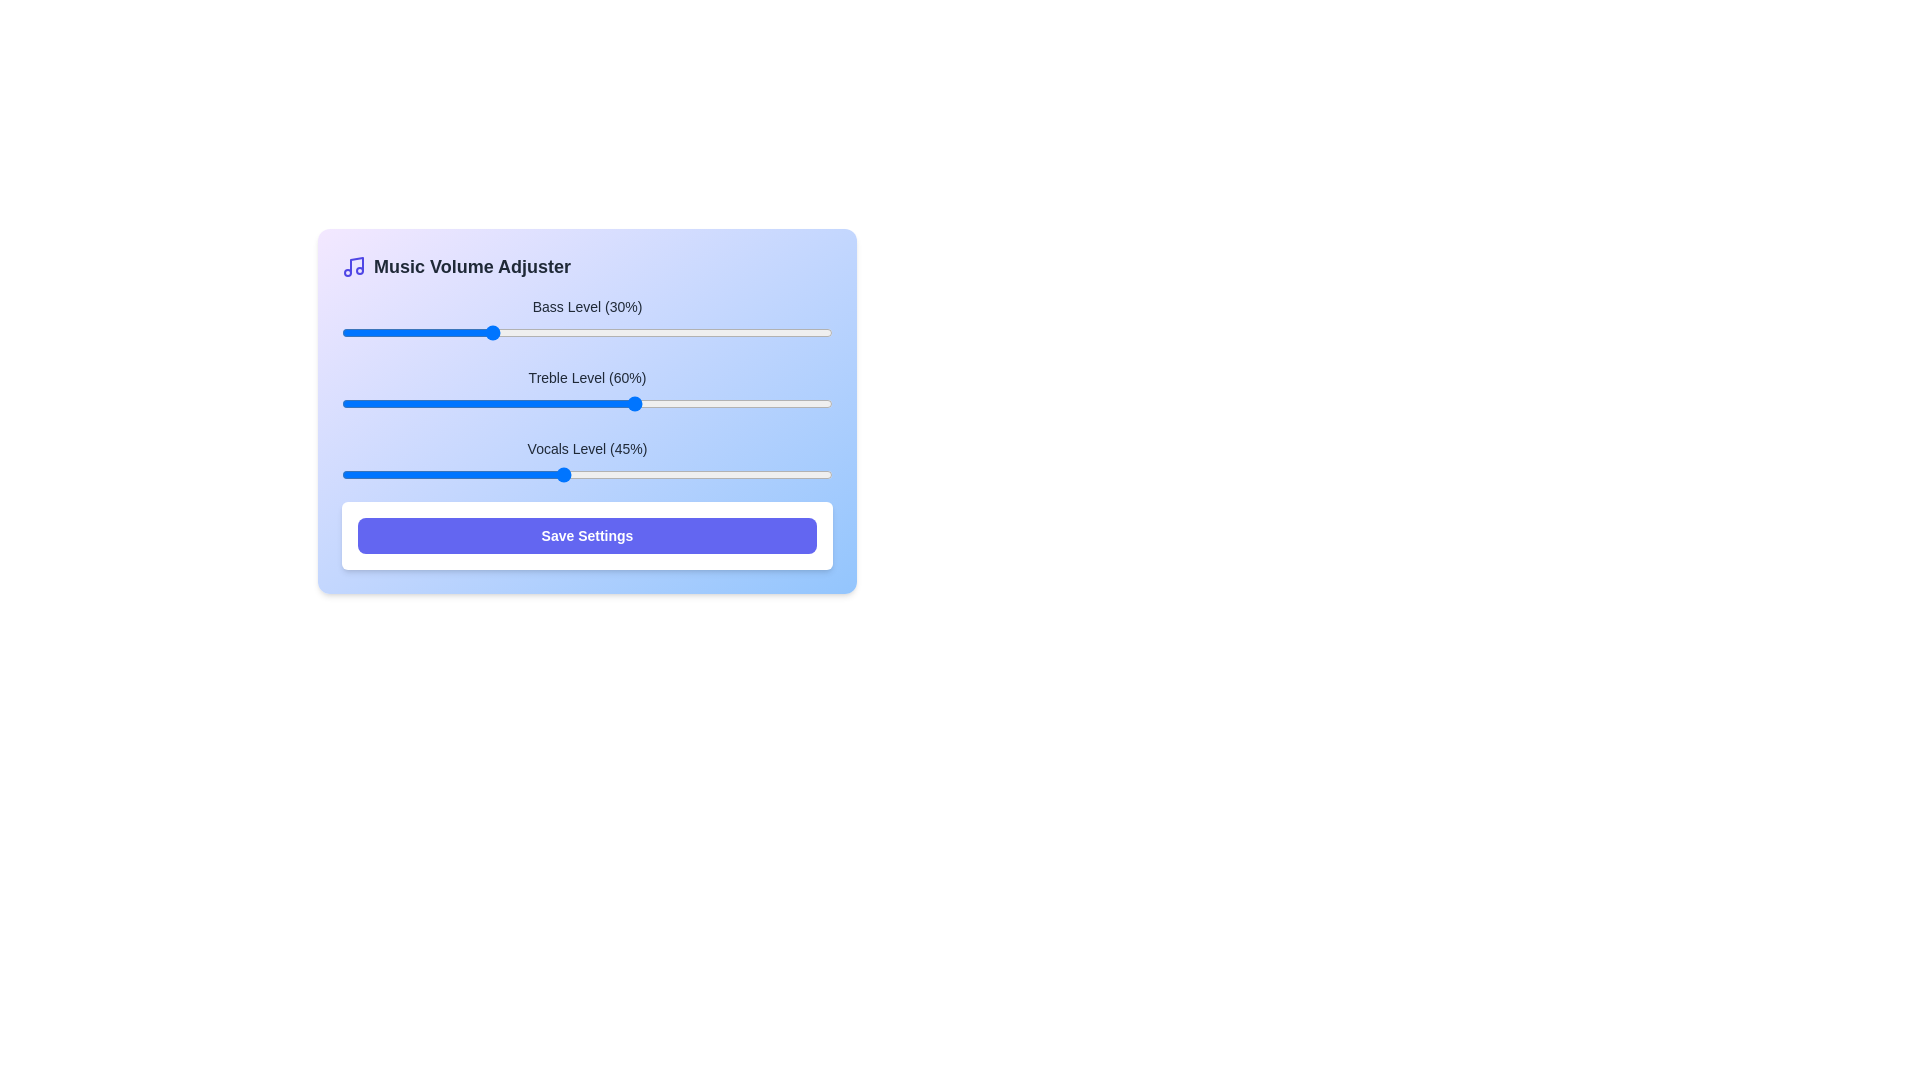 Image resolution: width=1920 pixels, height=1080 pixels. I want to click on the treble level, so click(743, 404).